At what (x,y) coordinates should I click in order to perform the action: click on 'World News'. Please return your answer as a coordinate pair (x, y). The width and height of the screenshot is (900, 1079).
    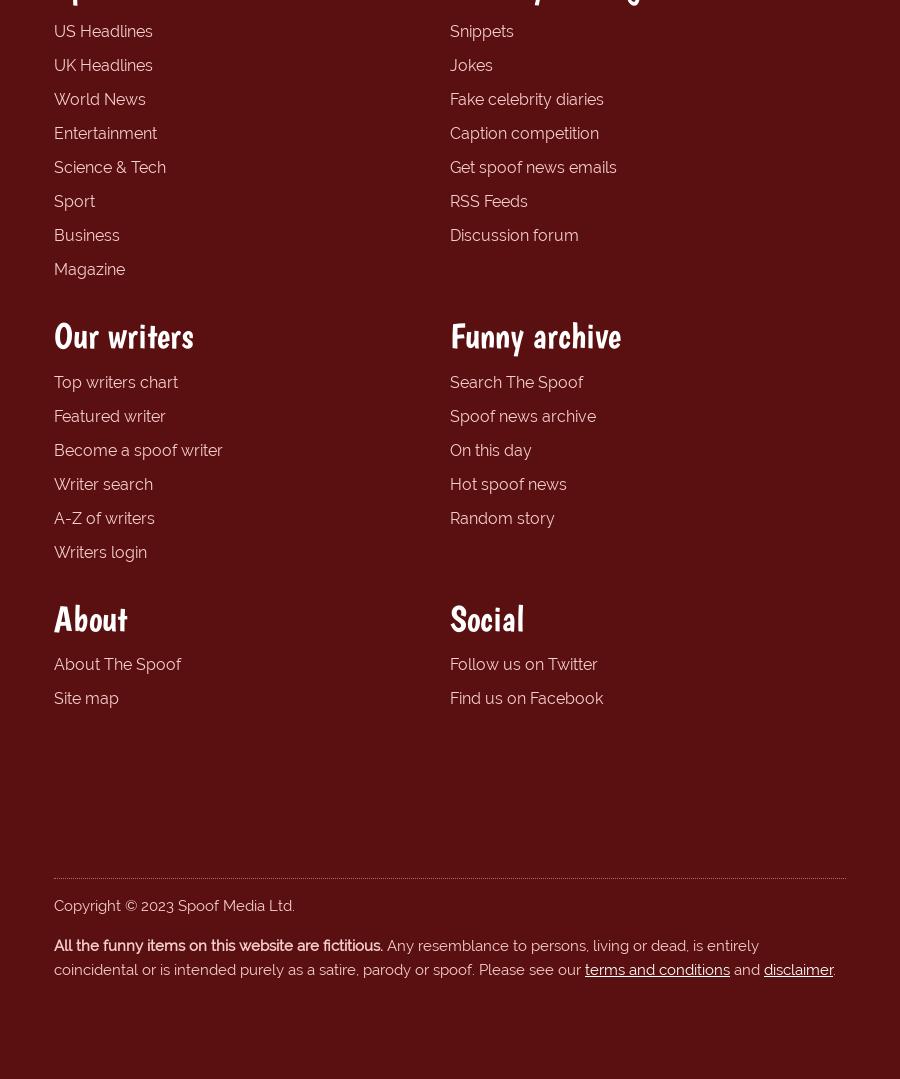
    Looking at the image, I should click on (98, 98).